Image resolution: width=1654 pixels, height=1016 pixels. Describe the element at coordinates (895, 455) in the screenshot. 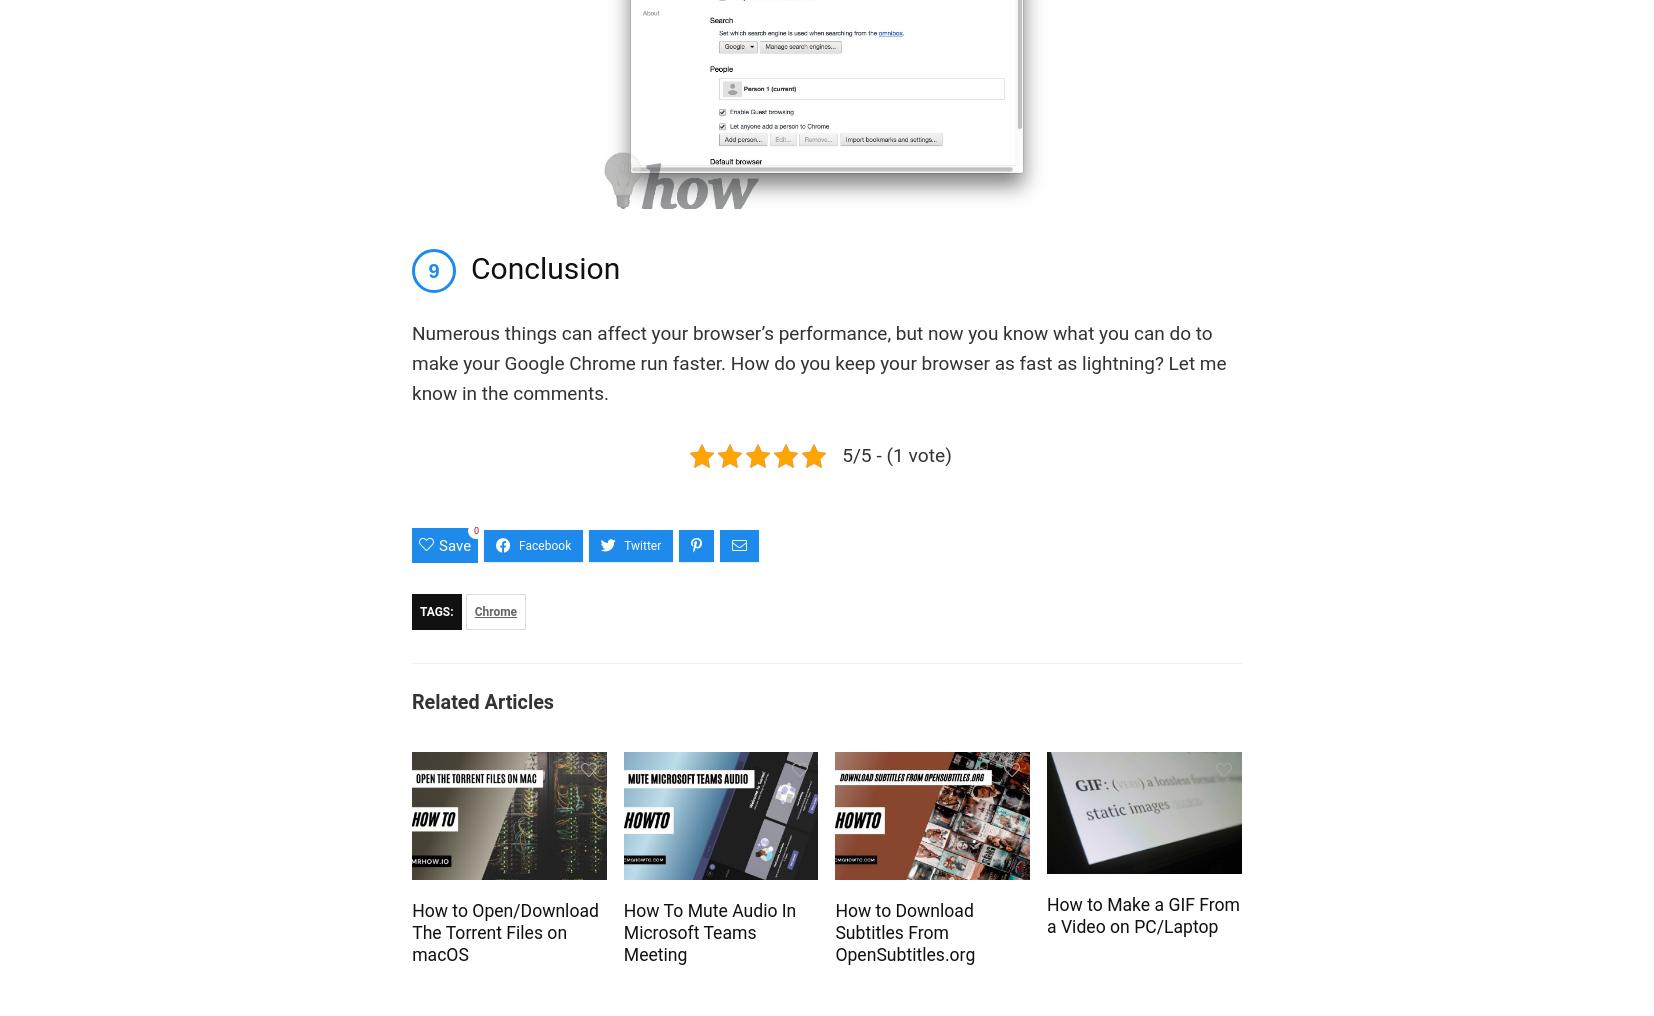

I see `'5/5 - (1 vote)'` at that location.